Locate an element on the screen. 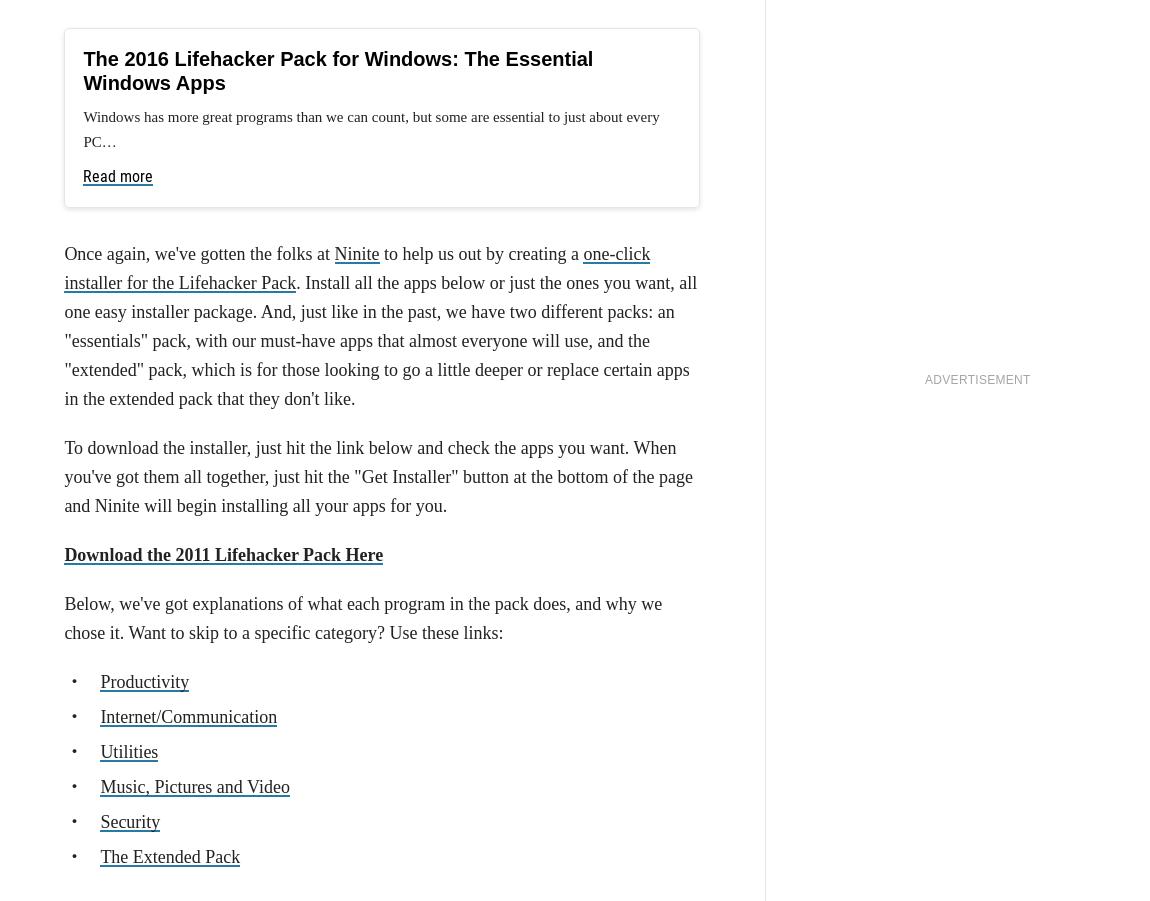  ', and it's easy to see why. It's fast, extensible, and syncs your preferences, extensions, passwords, and more all through your Google account. Plus, it updates pretty frequently, improving itself every few weeks through small, incremental updates.' is located at coordinates (63, 365).